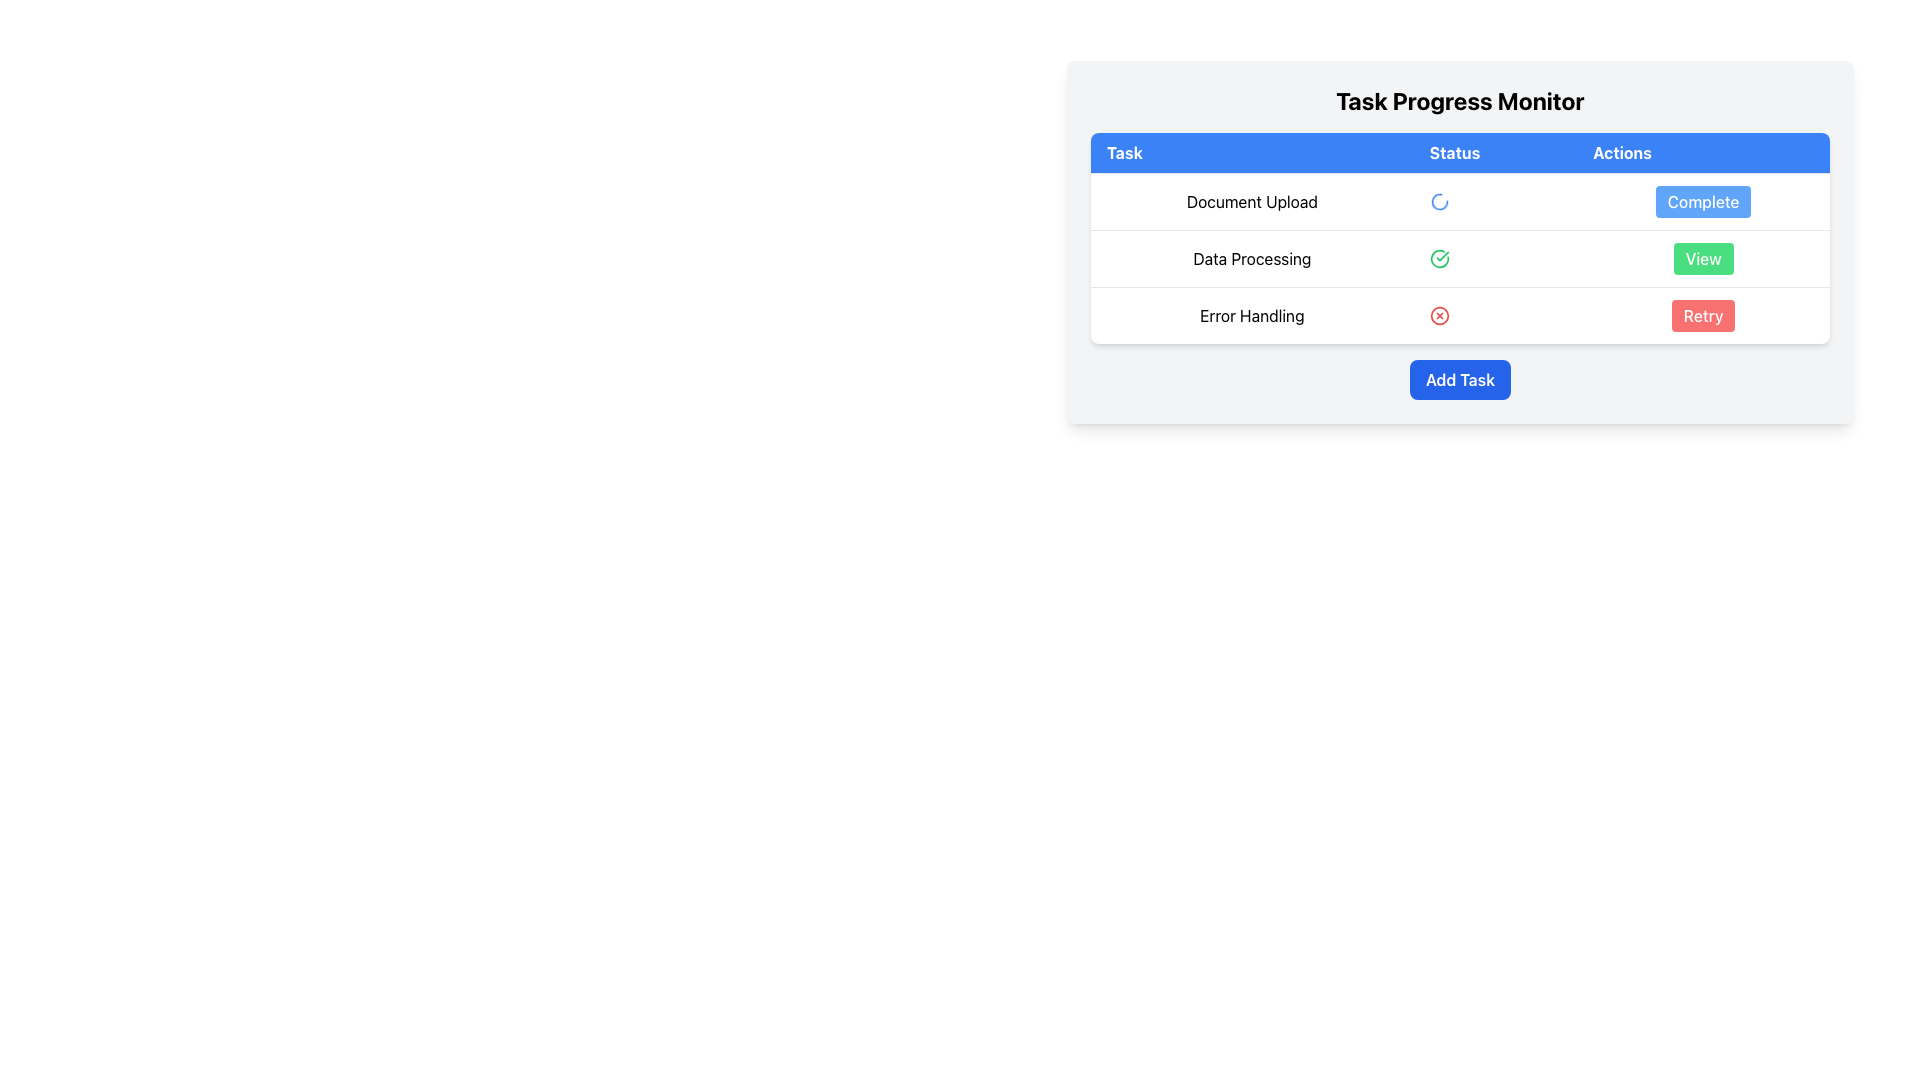  Describe the element at coordinates (1460, 241) in the screenshot. I see `the task statuses and actions by clicking on the task management widget that contains the table and controls` at that location.